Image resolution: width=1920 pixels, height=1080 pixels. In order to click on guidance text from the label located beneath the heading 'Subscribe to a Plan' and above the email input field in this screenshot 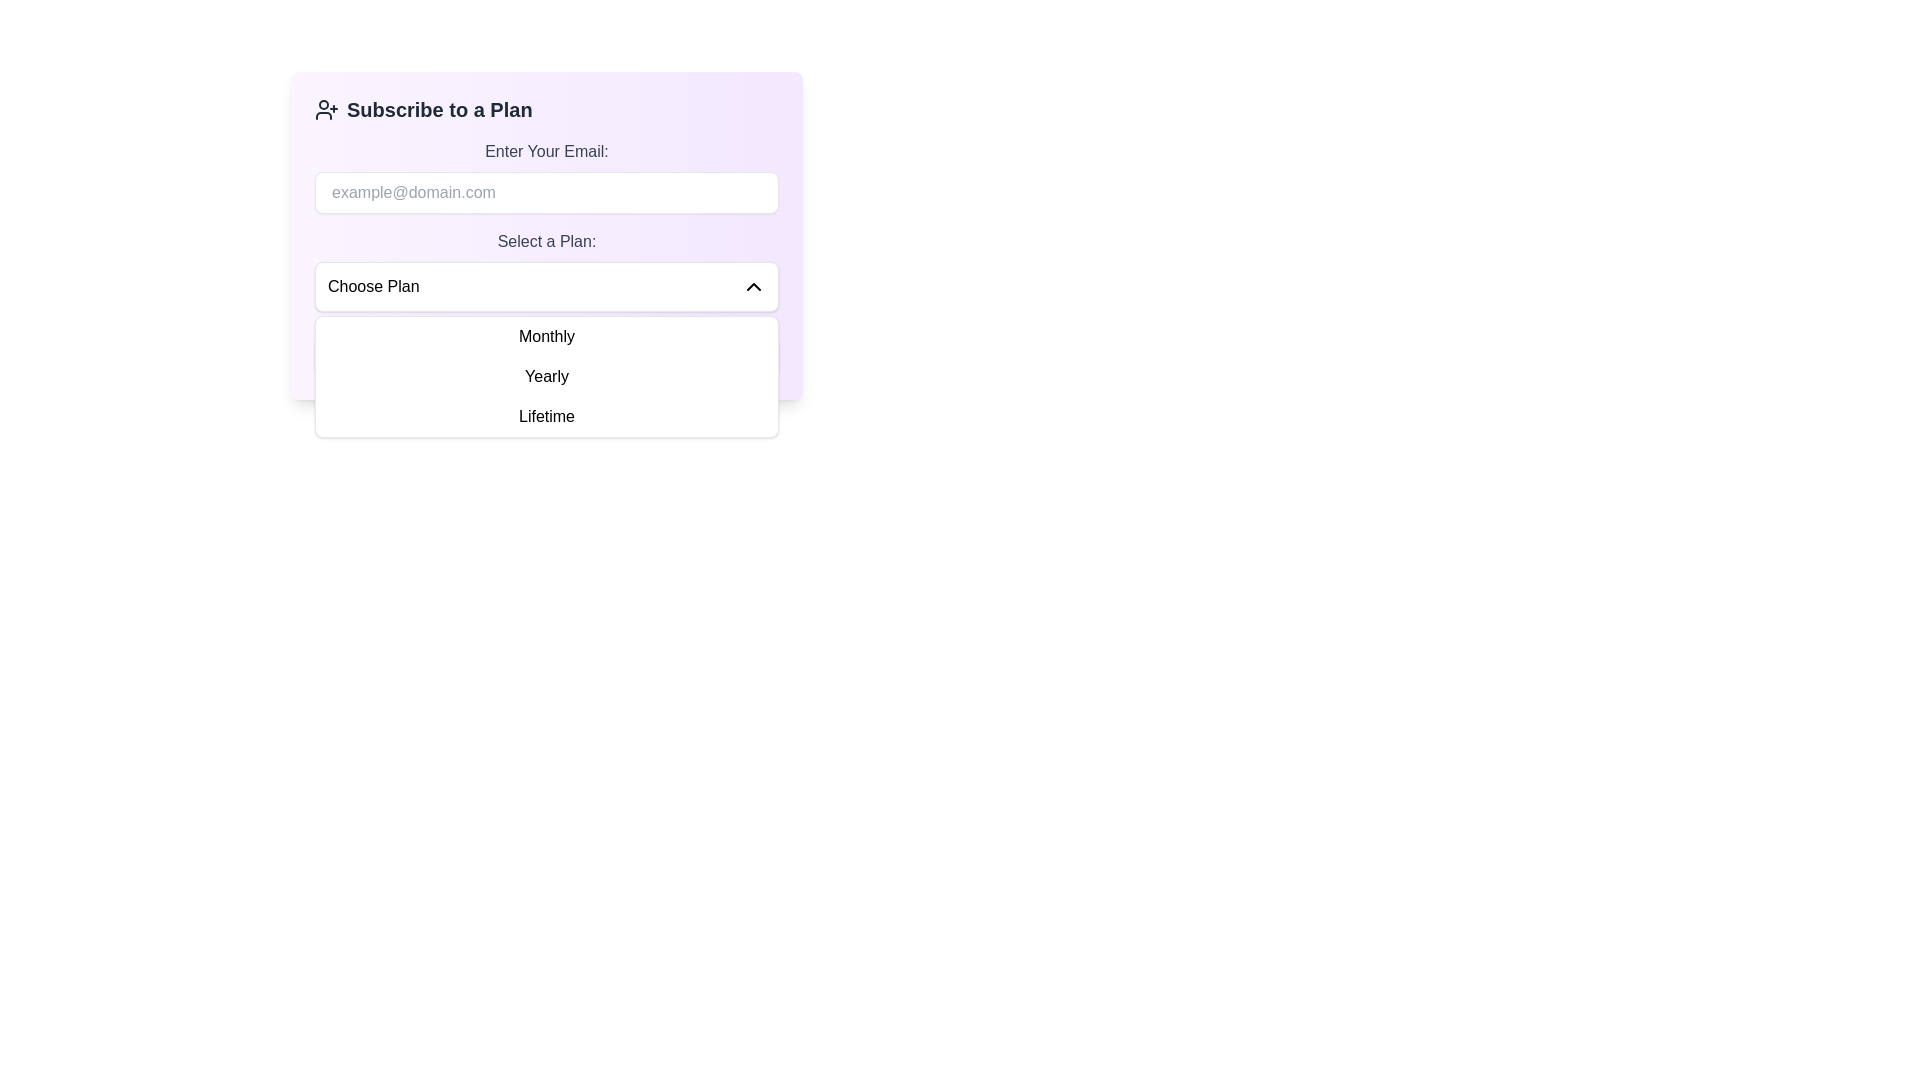, I will do `click(547, 150)`.